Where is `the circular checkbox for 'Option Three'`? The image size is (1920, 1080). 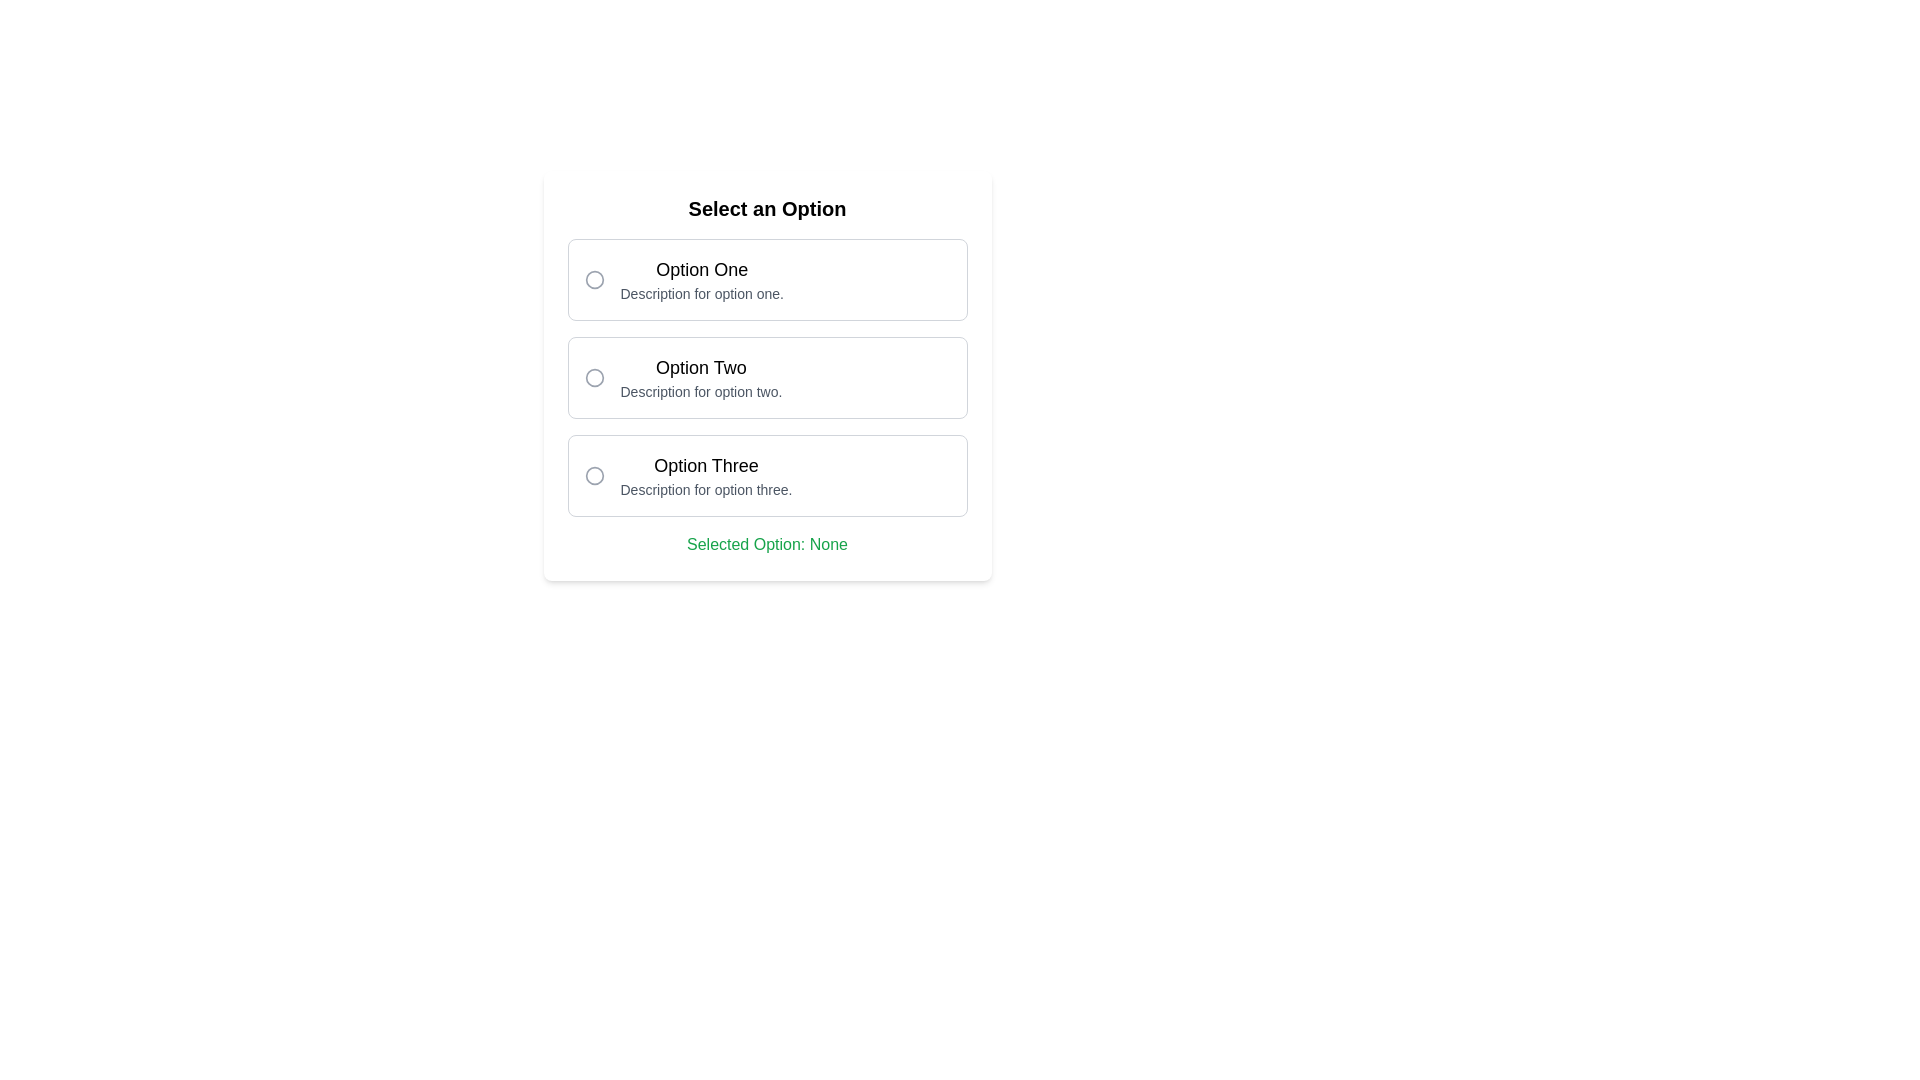
the circular checkbox for 'Option Three' is located at coordinates (593, 475).